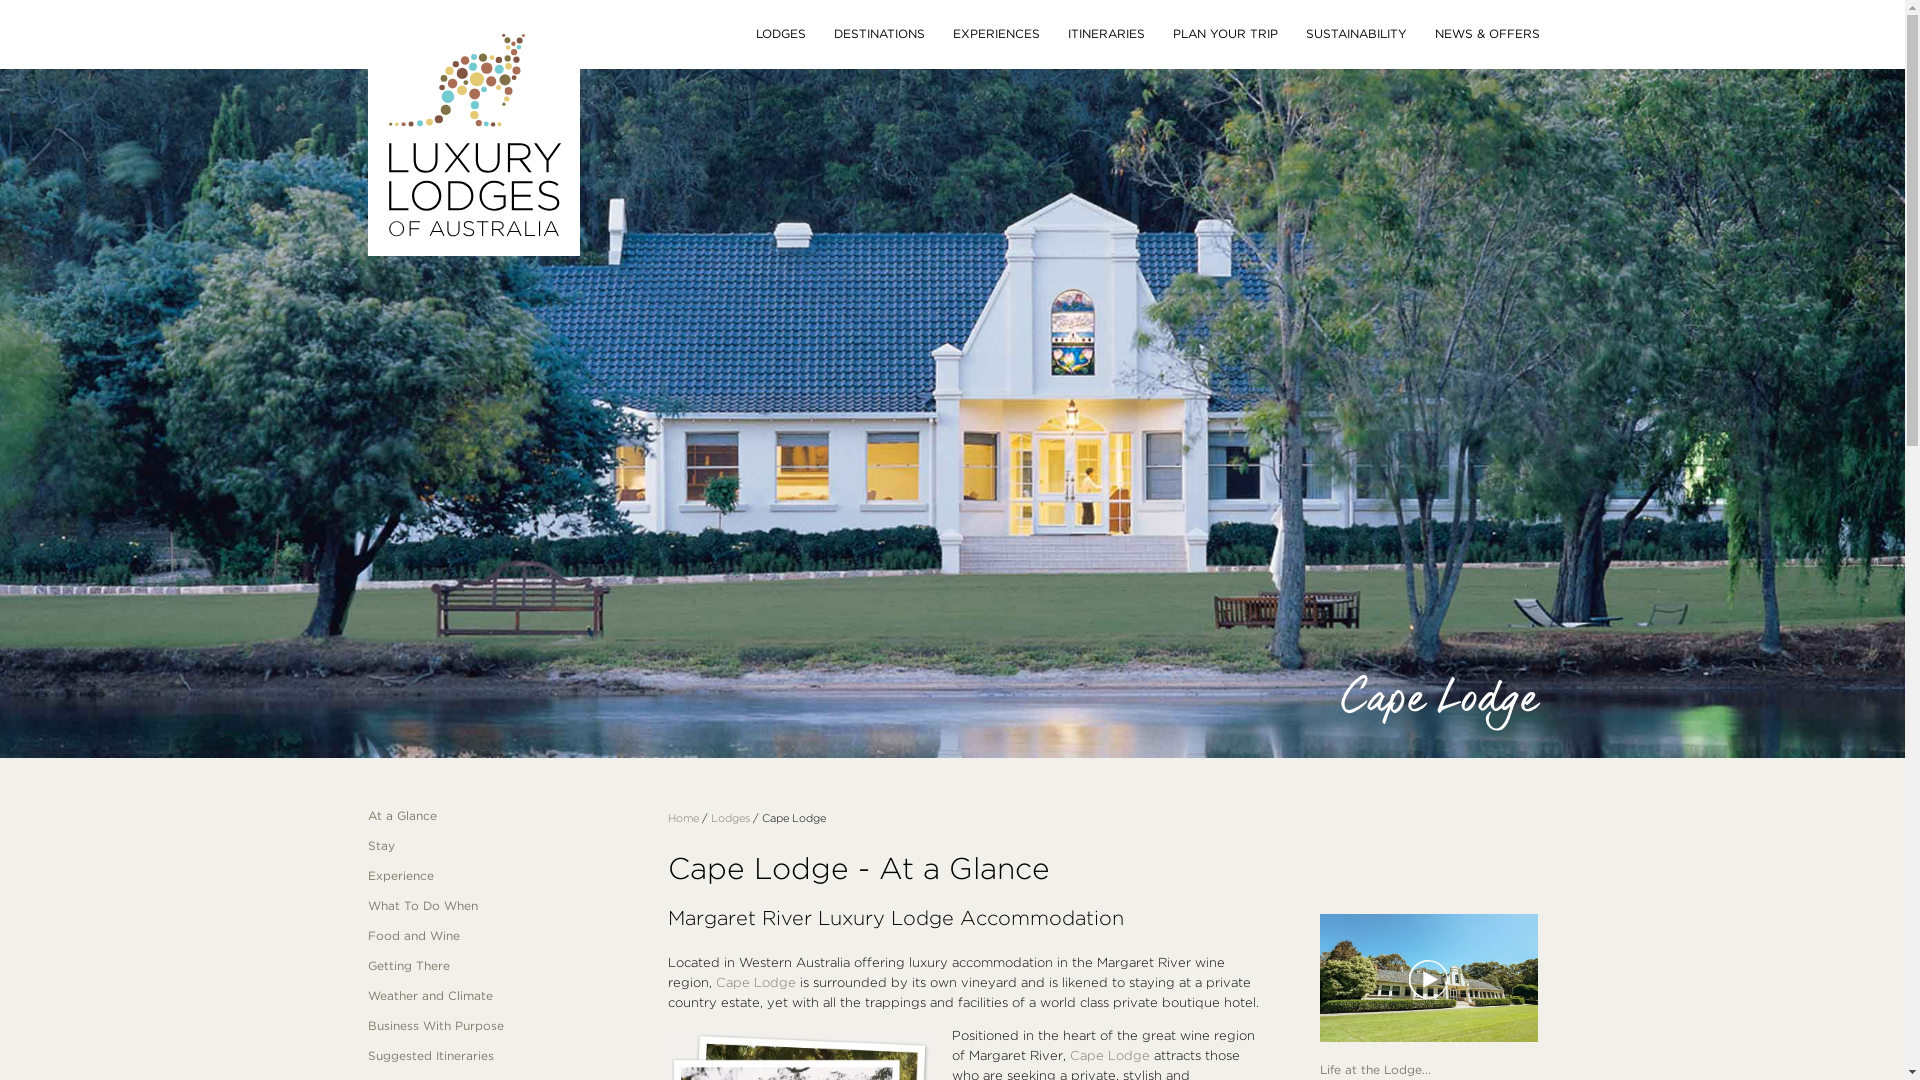 The image size is (1920, 1080). What do you see at coordinates (728, 817) in the screenshot?
I see `'Lodges'` at bounding box center [728, 817].